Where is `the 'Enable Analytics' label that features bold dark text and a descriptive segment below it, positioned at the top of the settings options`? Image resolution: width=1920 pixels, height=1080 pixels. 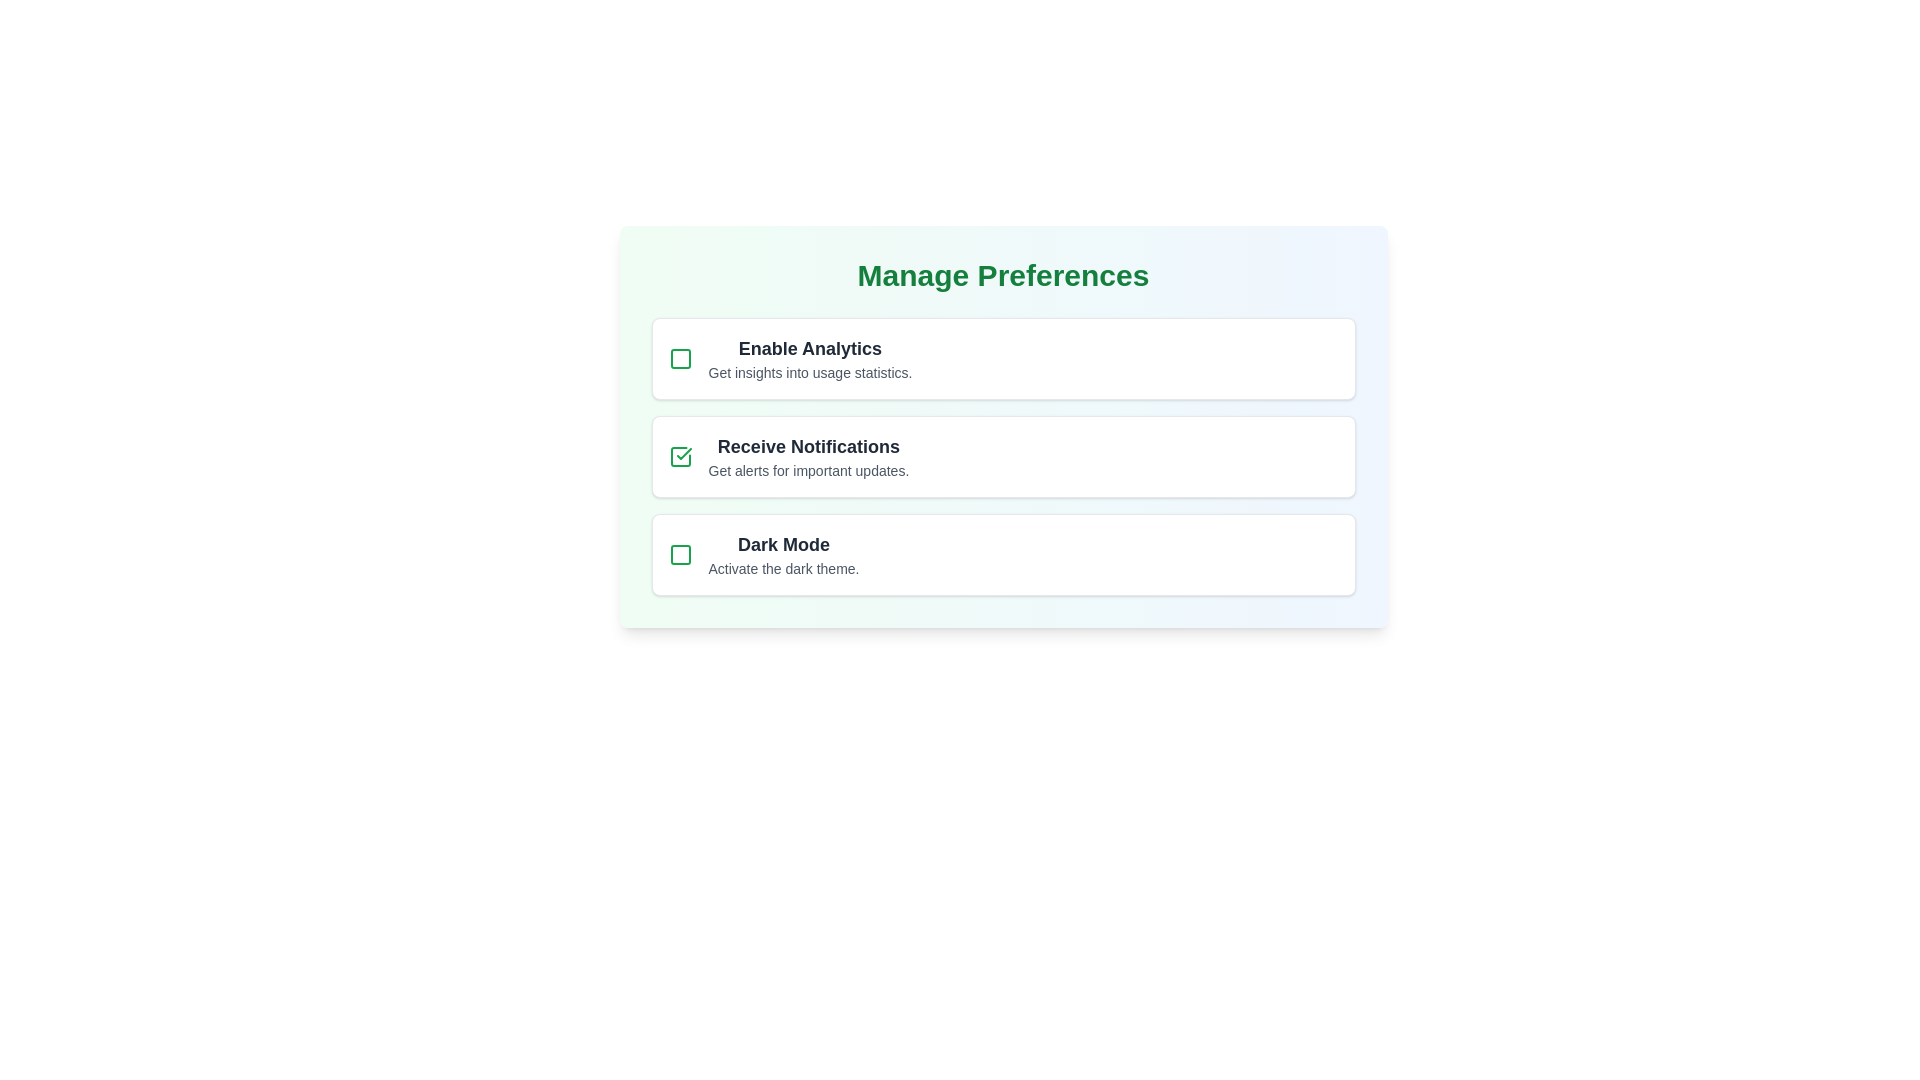
the 'Enable Analytics' label that features bold dark text and a descriptive segment below it, positioned at the top of the settings options is located at coordinates (810, 357).